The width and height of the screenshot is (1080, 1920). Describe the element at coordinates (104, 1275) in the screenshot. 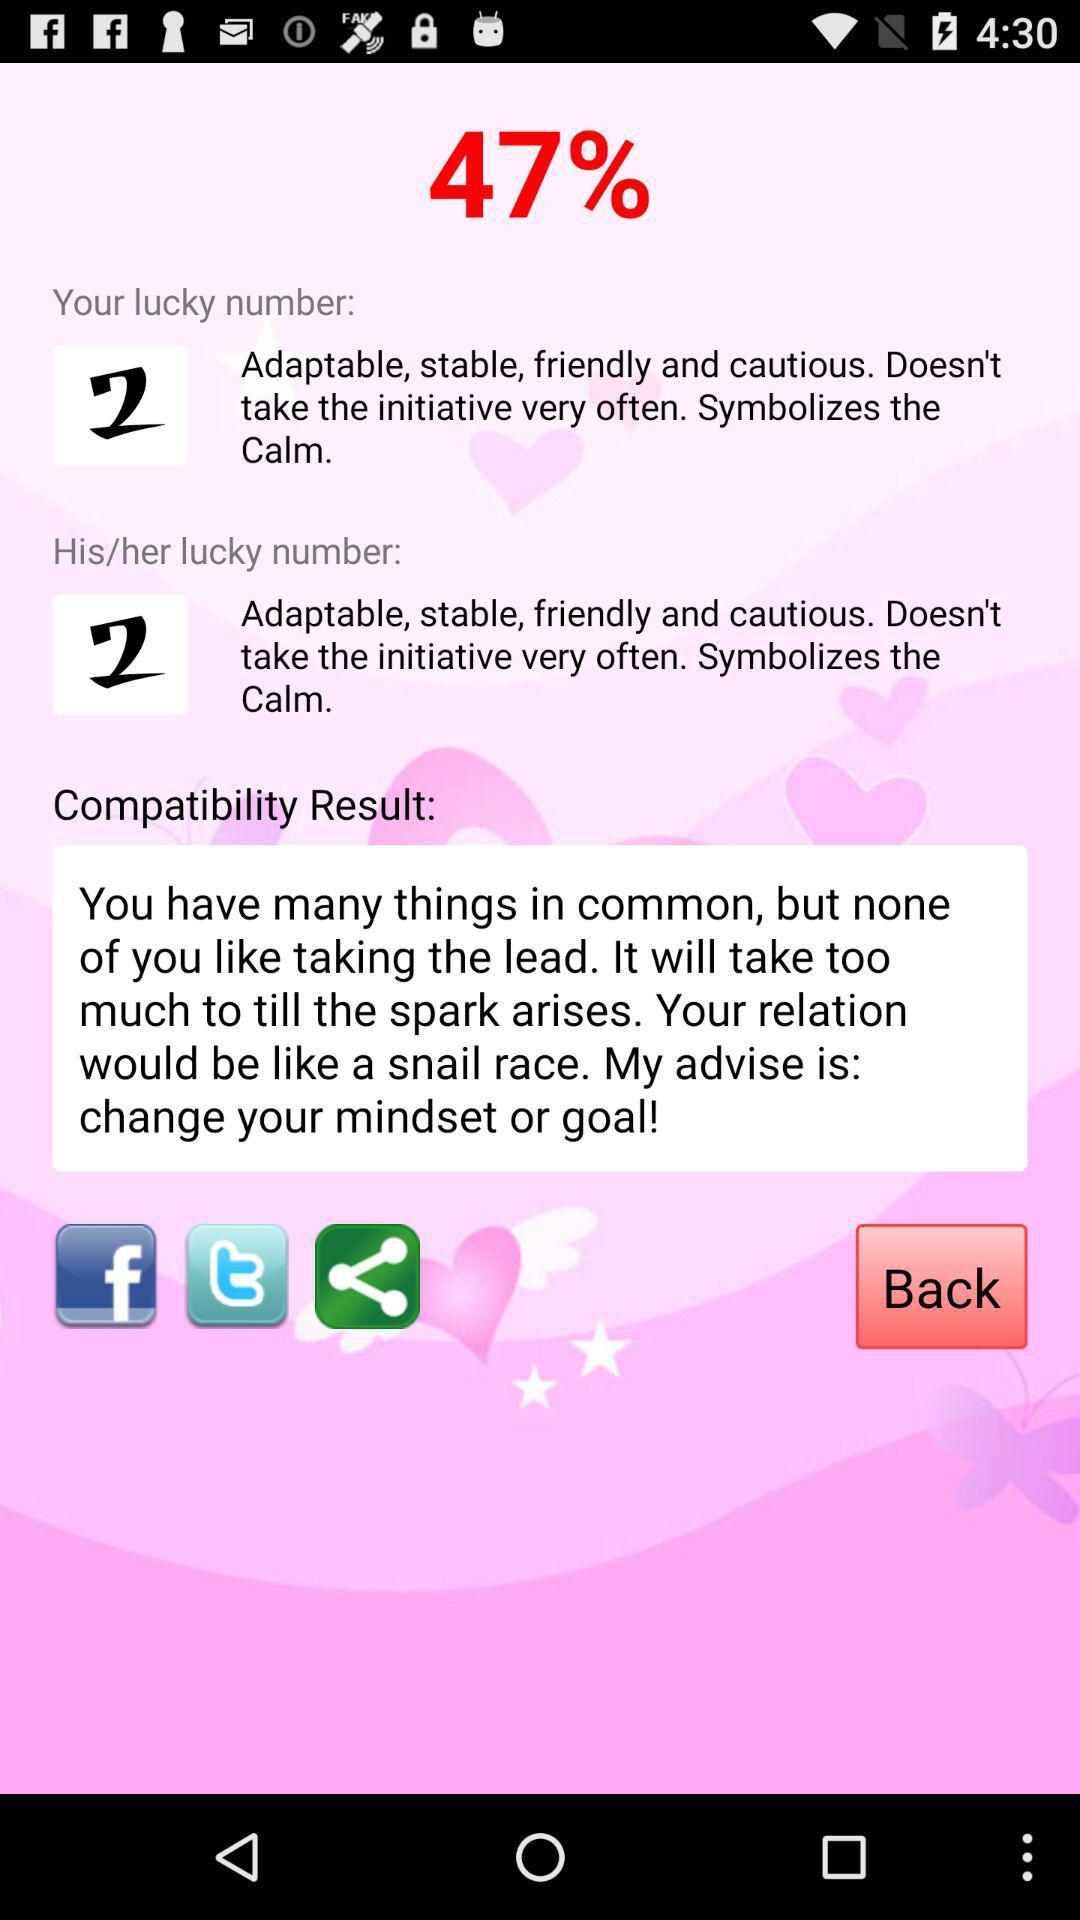

I see `the icon below the you have many app` at that location.